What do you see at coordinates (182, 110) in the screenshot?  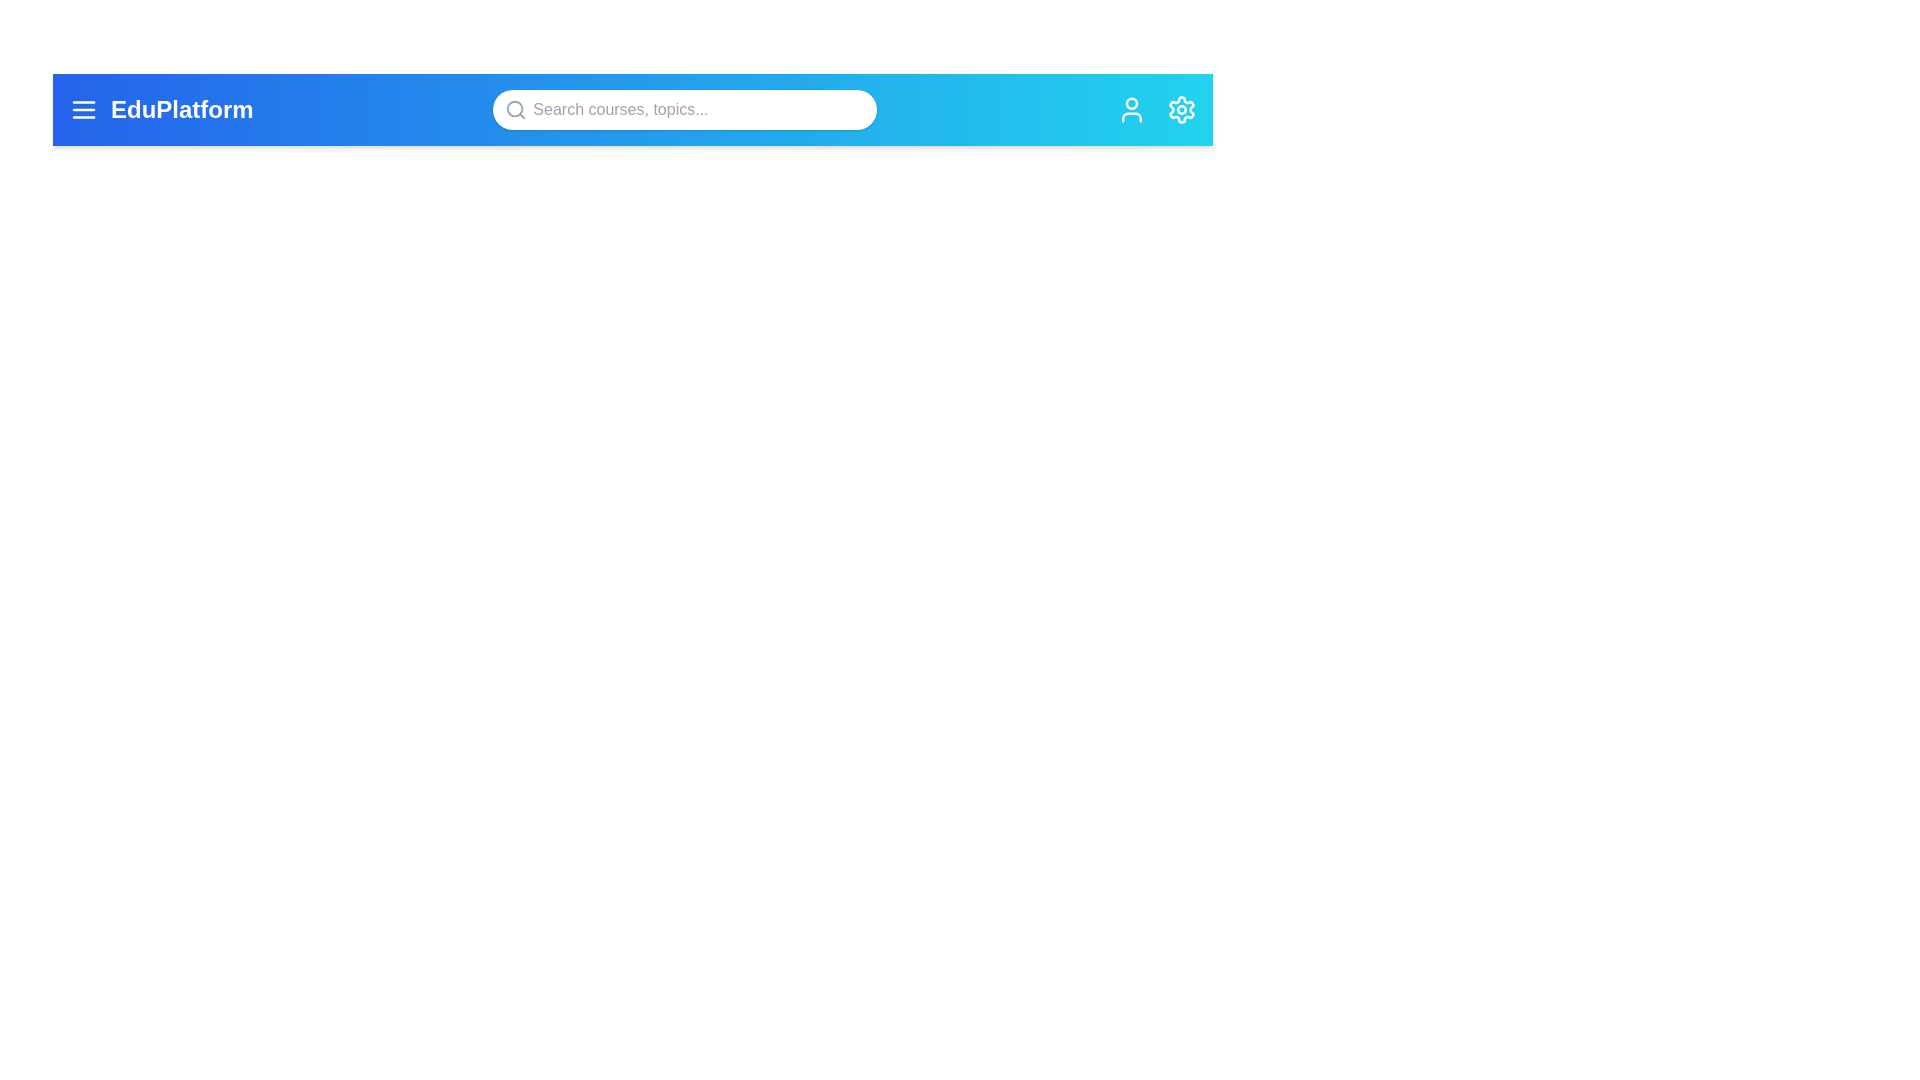 I see `the 'EduPlatform' text to select it` at bounding box center [182, 110].